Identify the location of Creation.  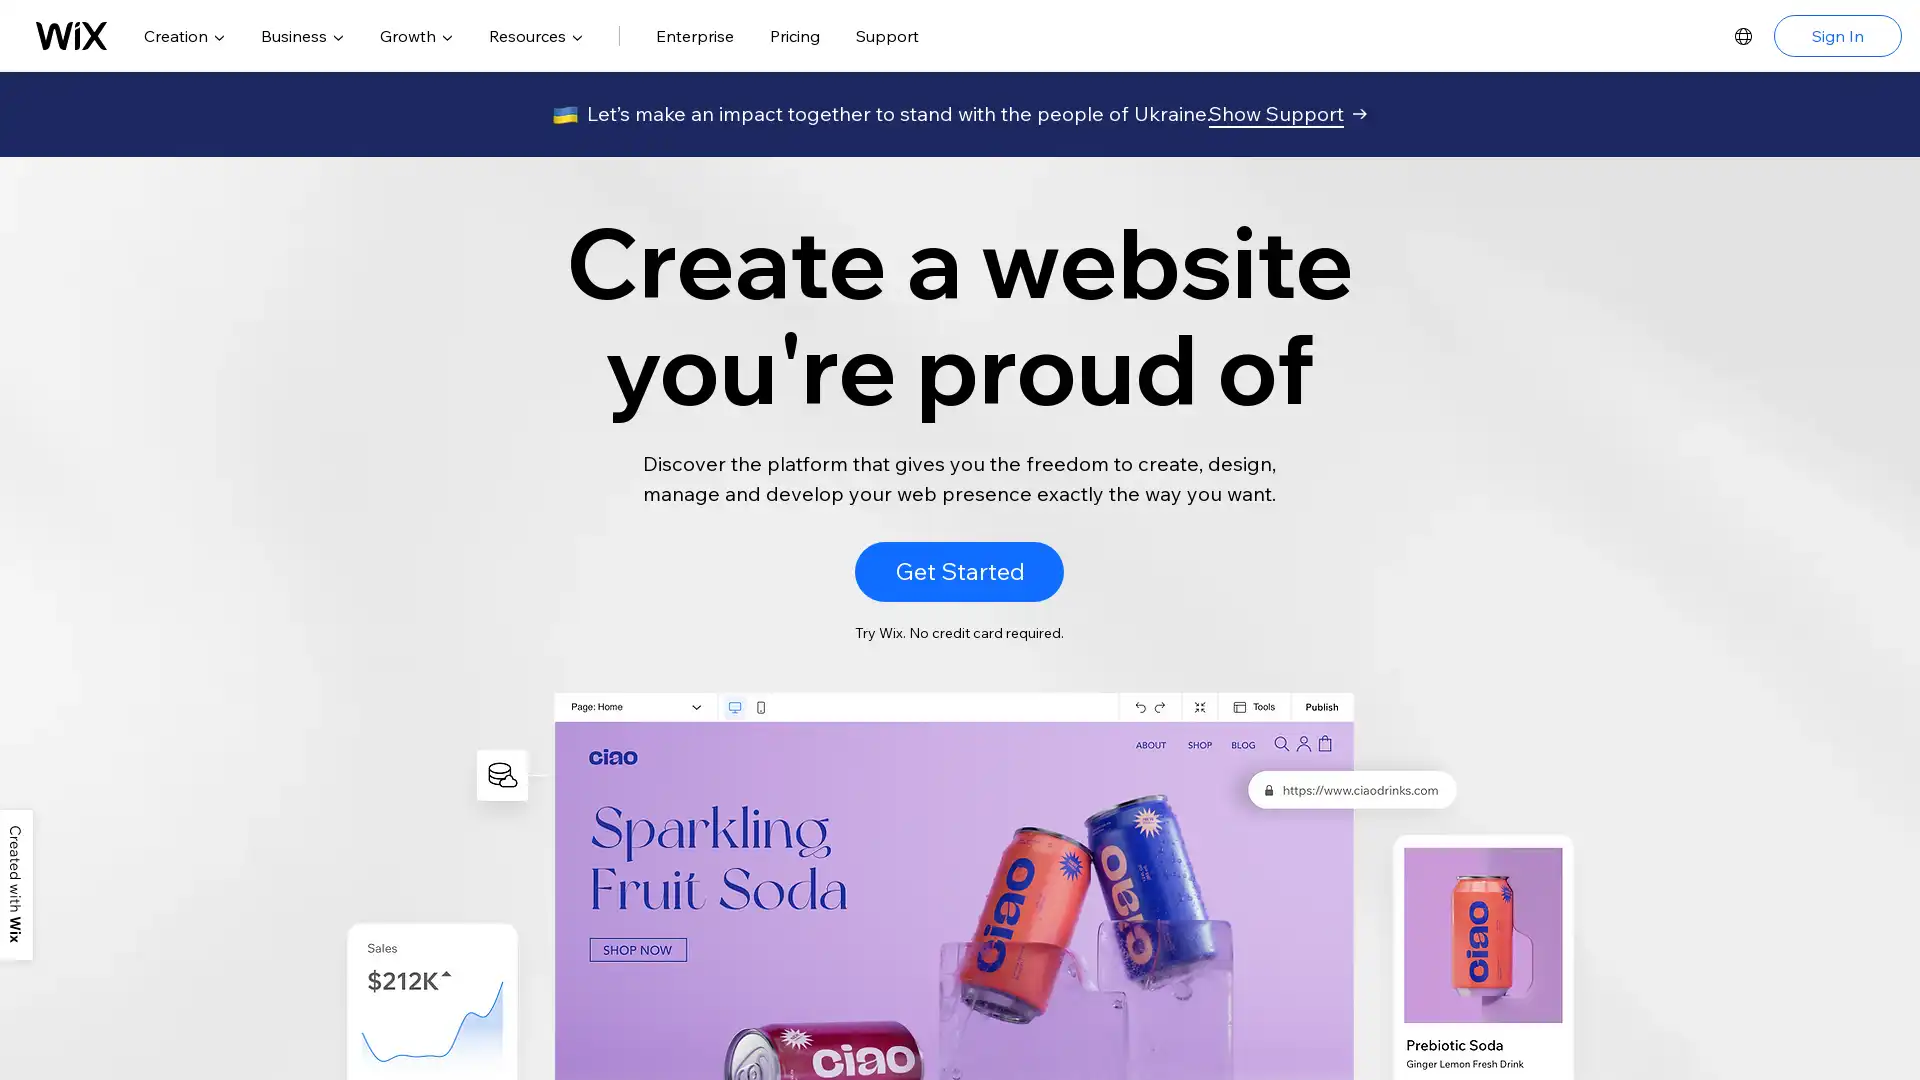
(184, 34).